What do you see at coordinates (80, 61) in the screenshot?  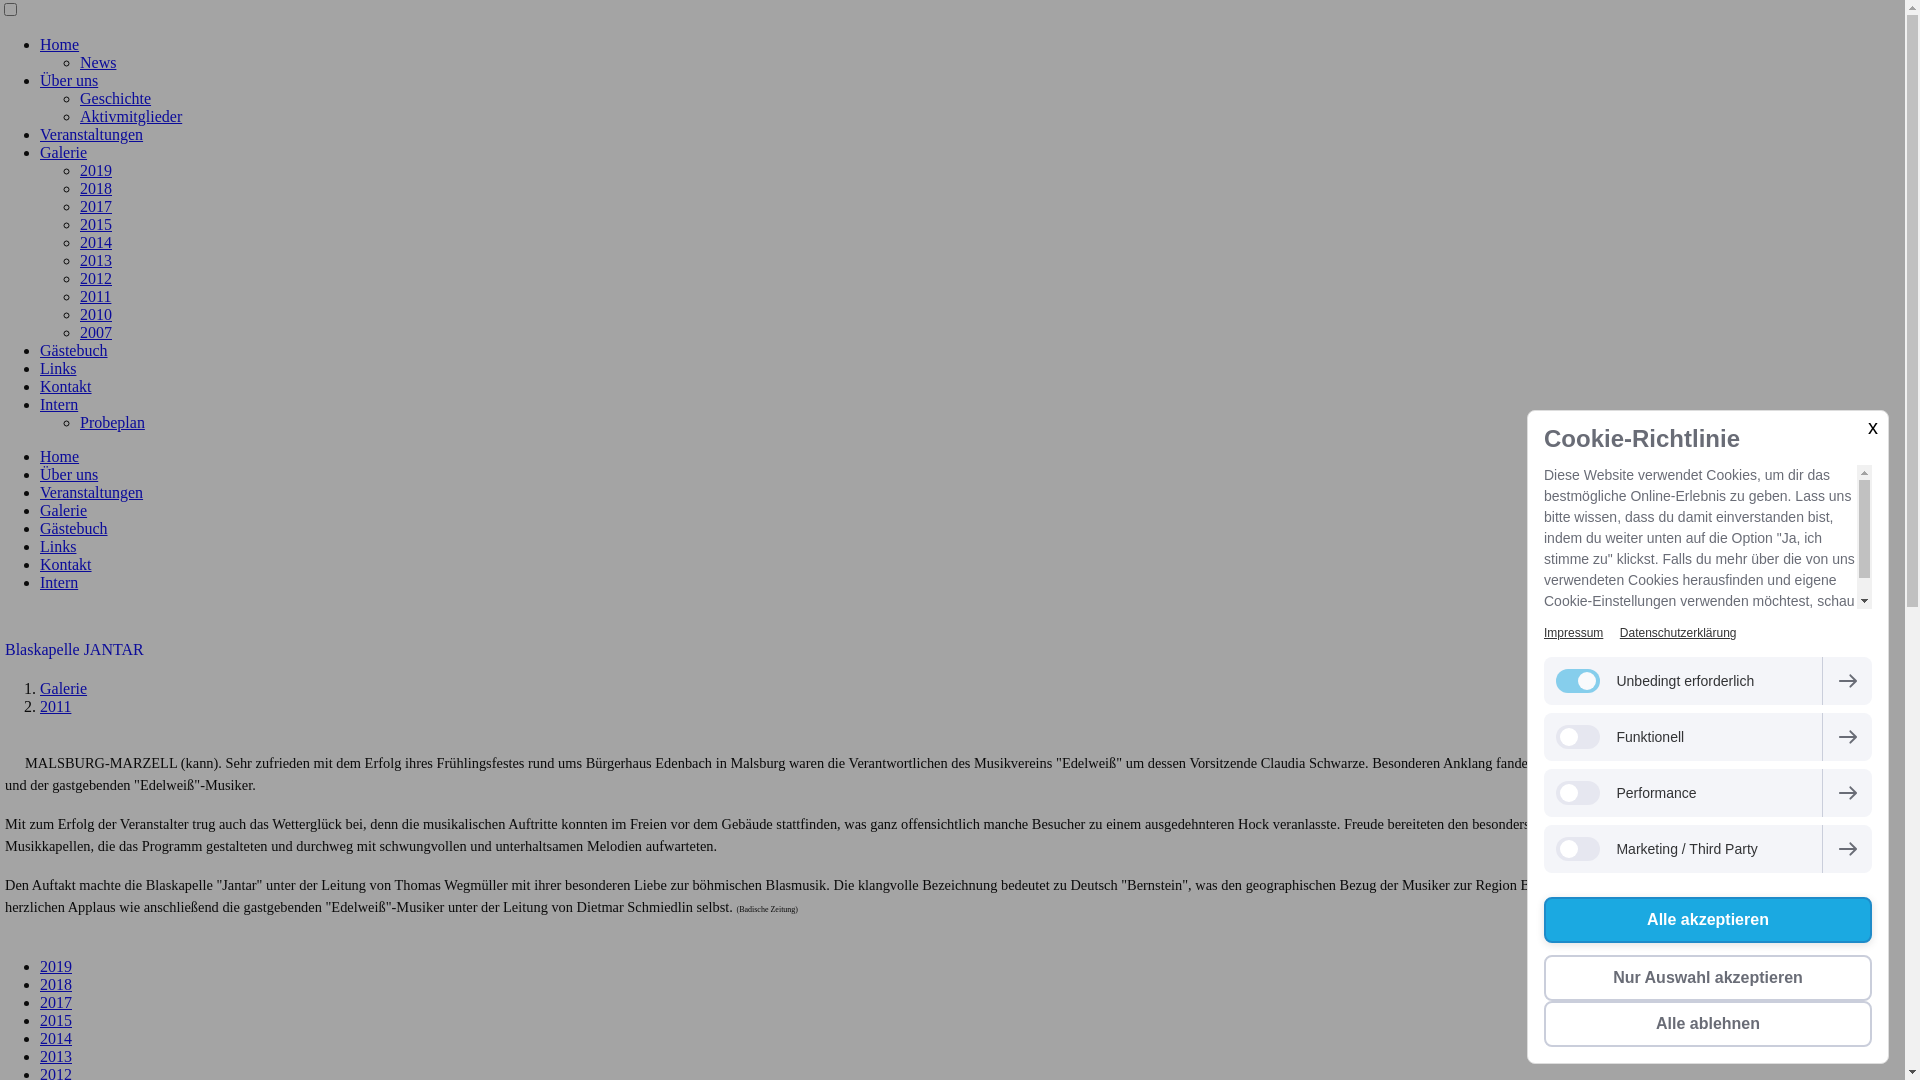 I see `'News'` at bounding box center [80, 61].